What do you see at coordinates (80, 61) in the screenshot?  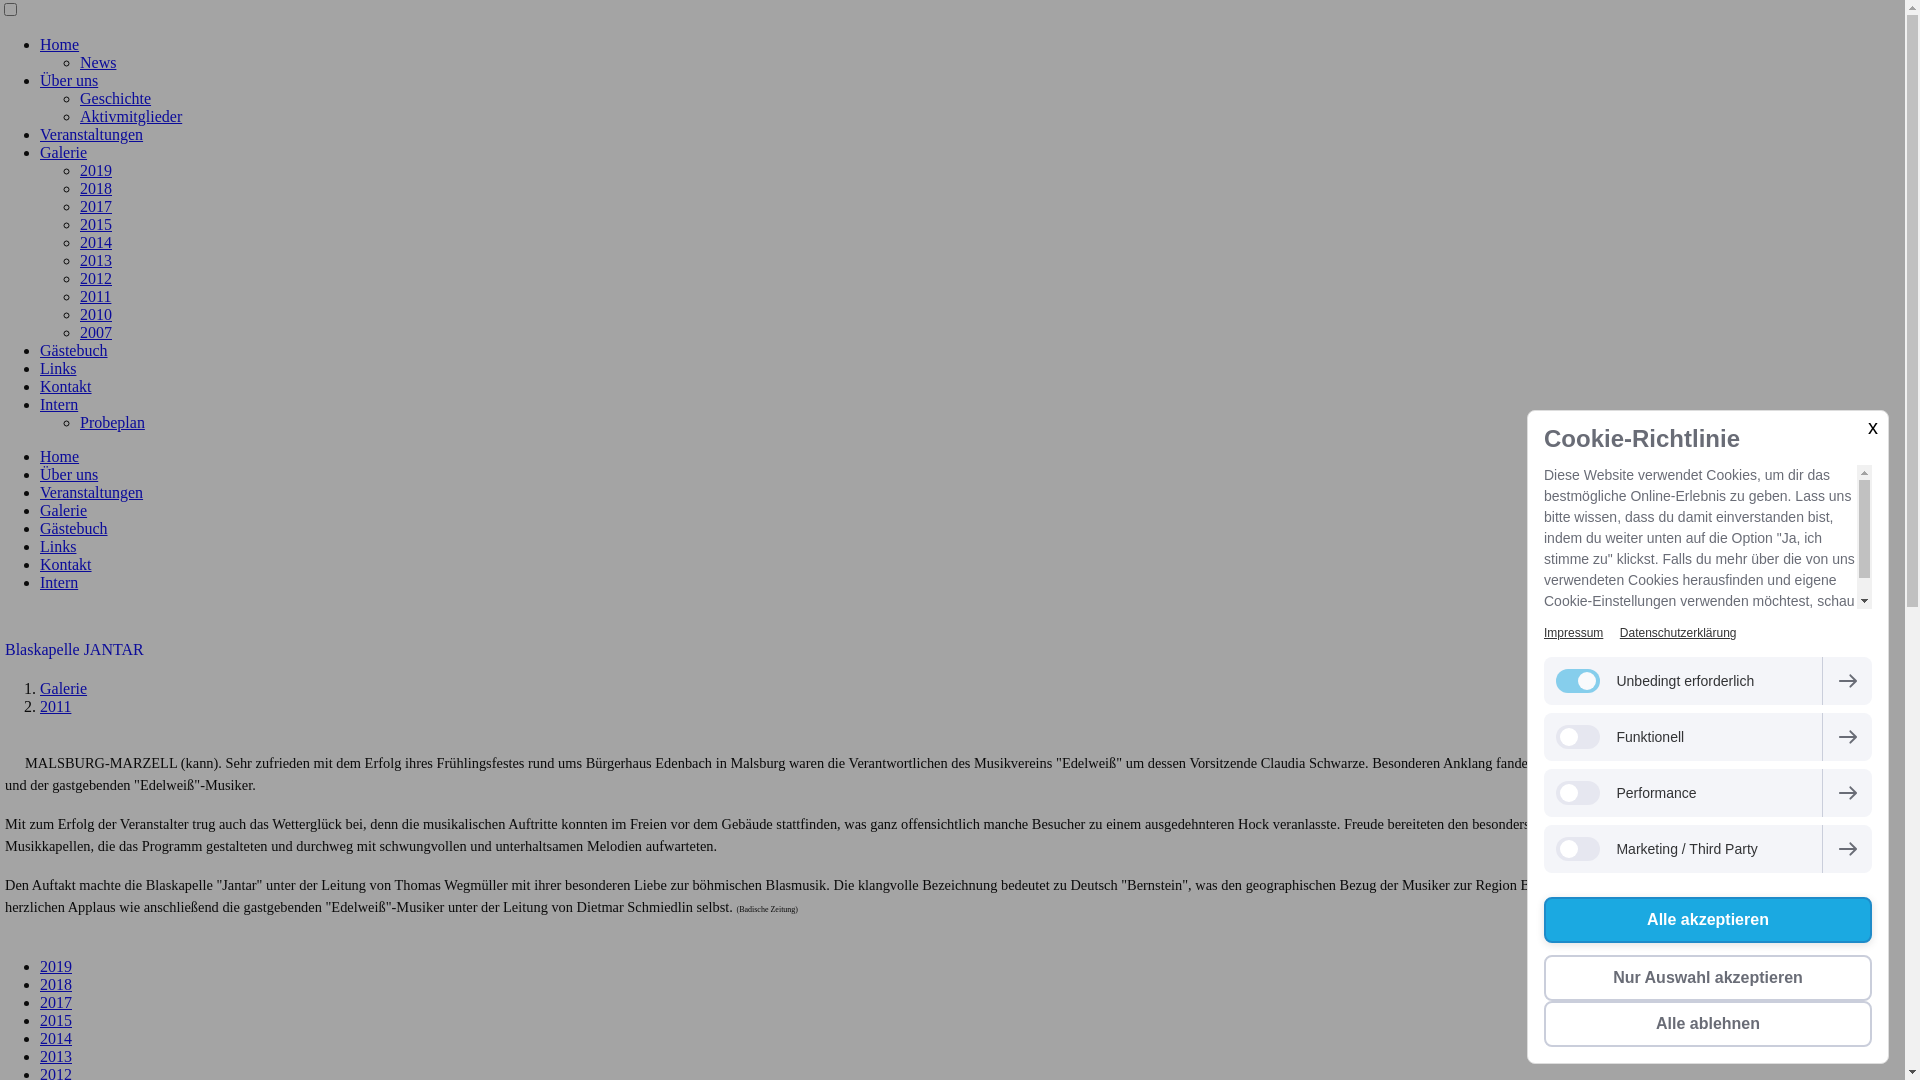 I see `'News'` at bounding box center [80, 61].